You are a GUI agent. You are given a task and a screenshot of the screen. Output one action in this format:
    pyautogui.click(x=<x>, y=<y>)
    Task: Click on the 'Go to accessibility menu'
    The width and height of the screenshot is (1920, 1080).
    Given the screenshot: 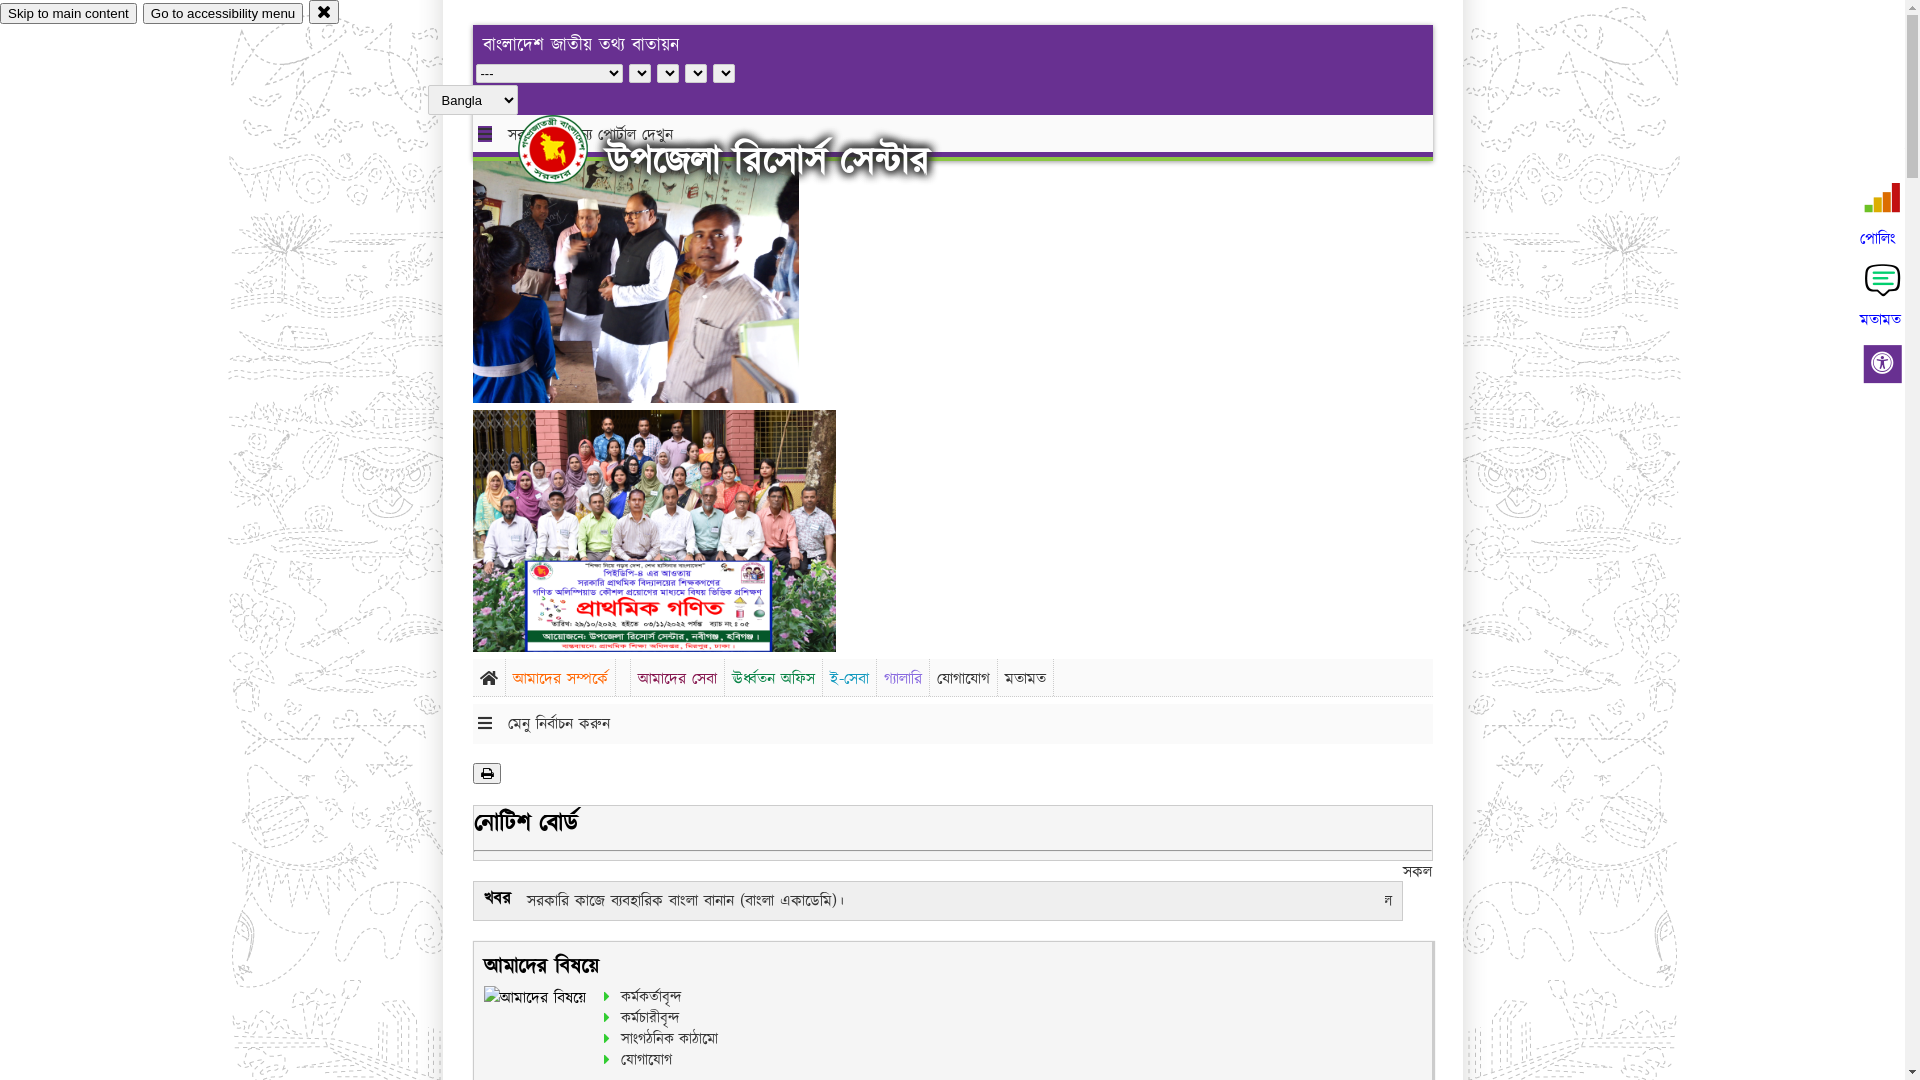 What is the action you would take?
    pyautogui.click(x=222, y=13)
    